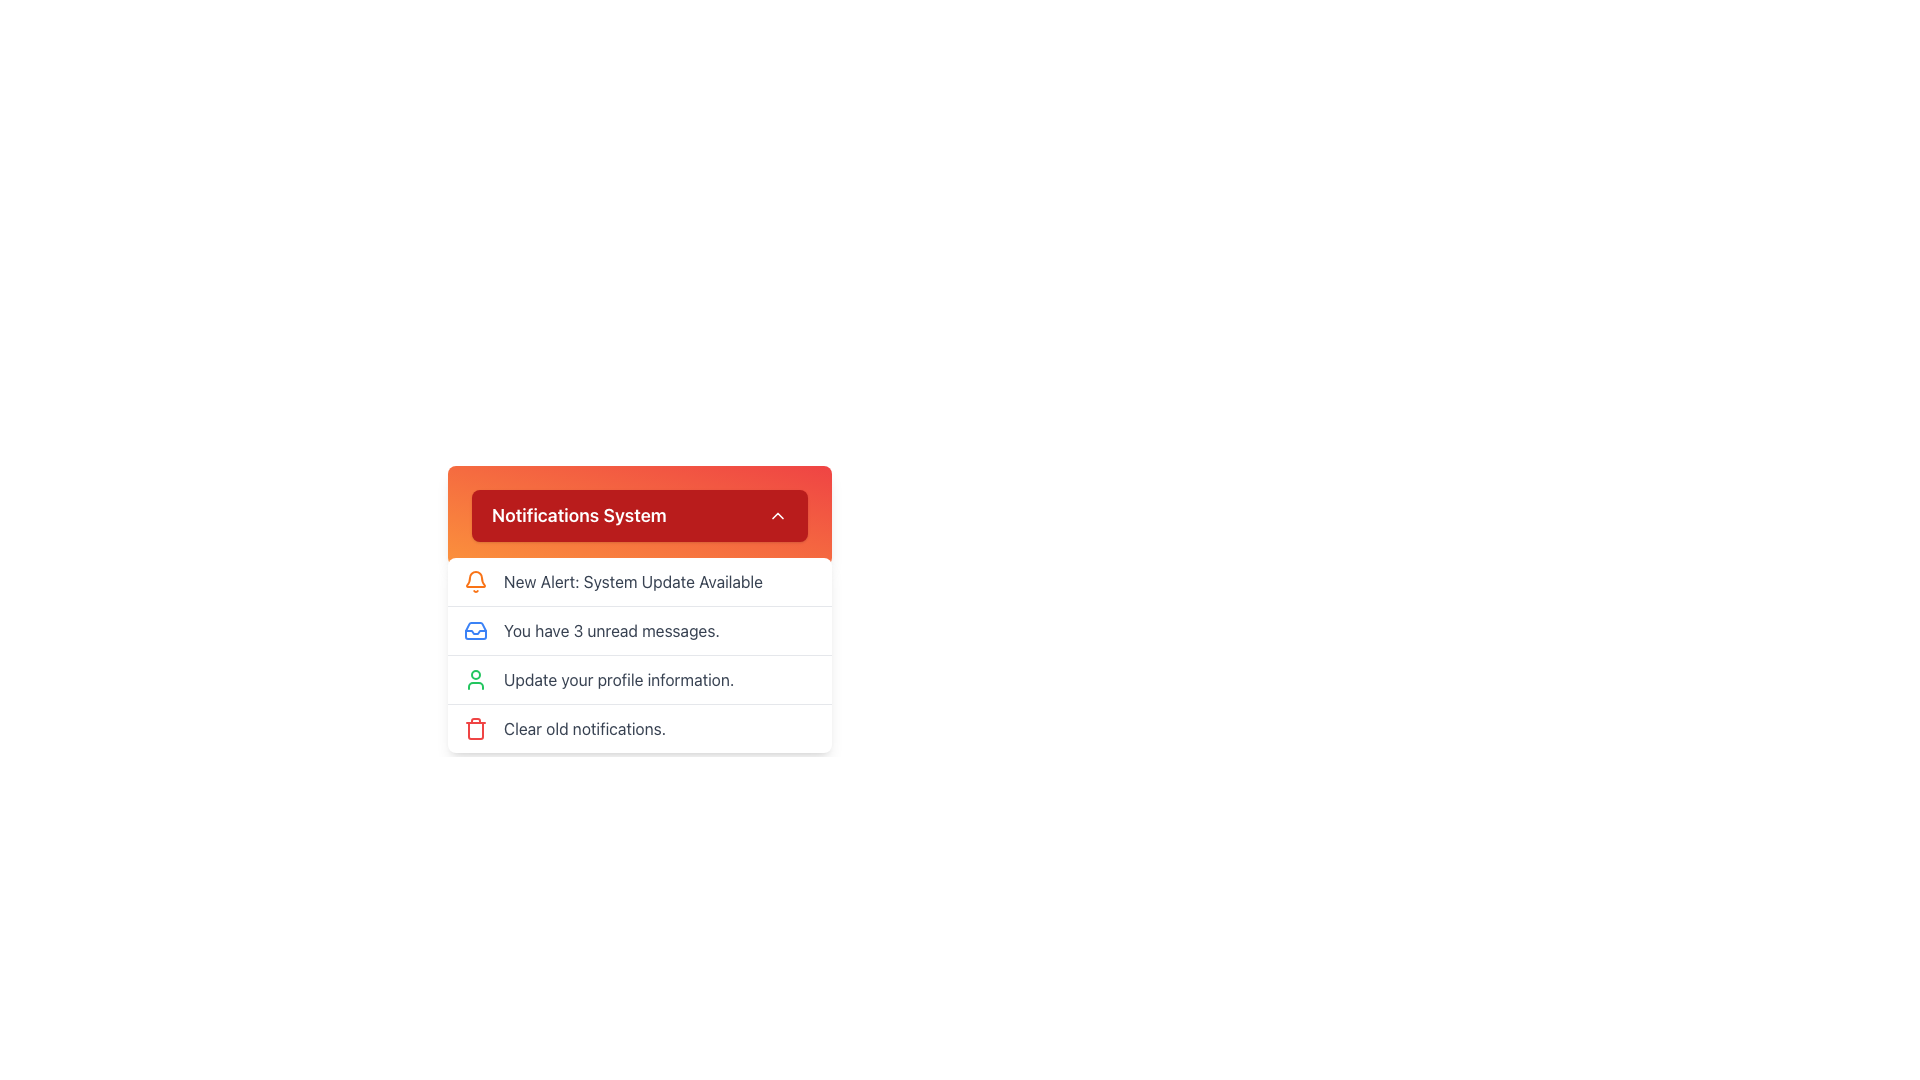 Image resolution: width=1920 pixels, height=1080 pixels. What do you see at coordinates (638, 515) in the screenshot?
I see `the 'Notifications System' button with bold white text on a red background` at bounding box center [638, 515].